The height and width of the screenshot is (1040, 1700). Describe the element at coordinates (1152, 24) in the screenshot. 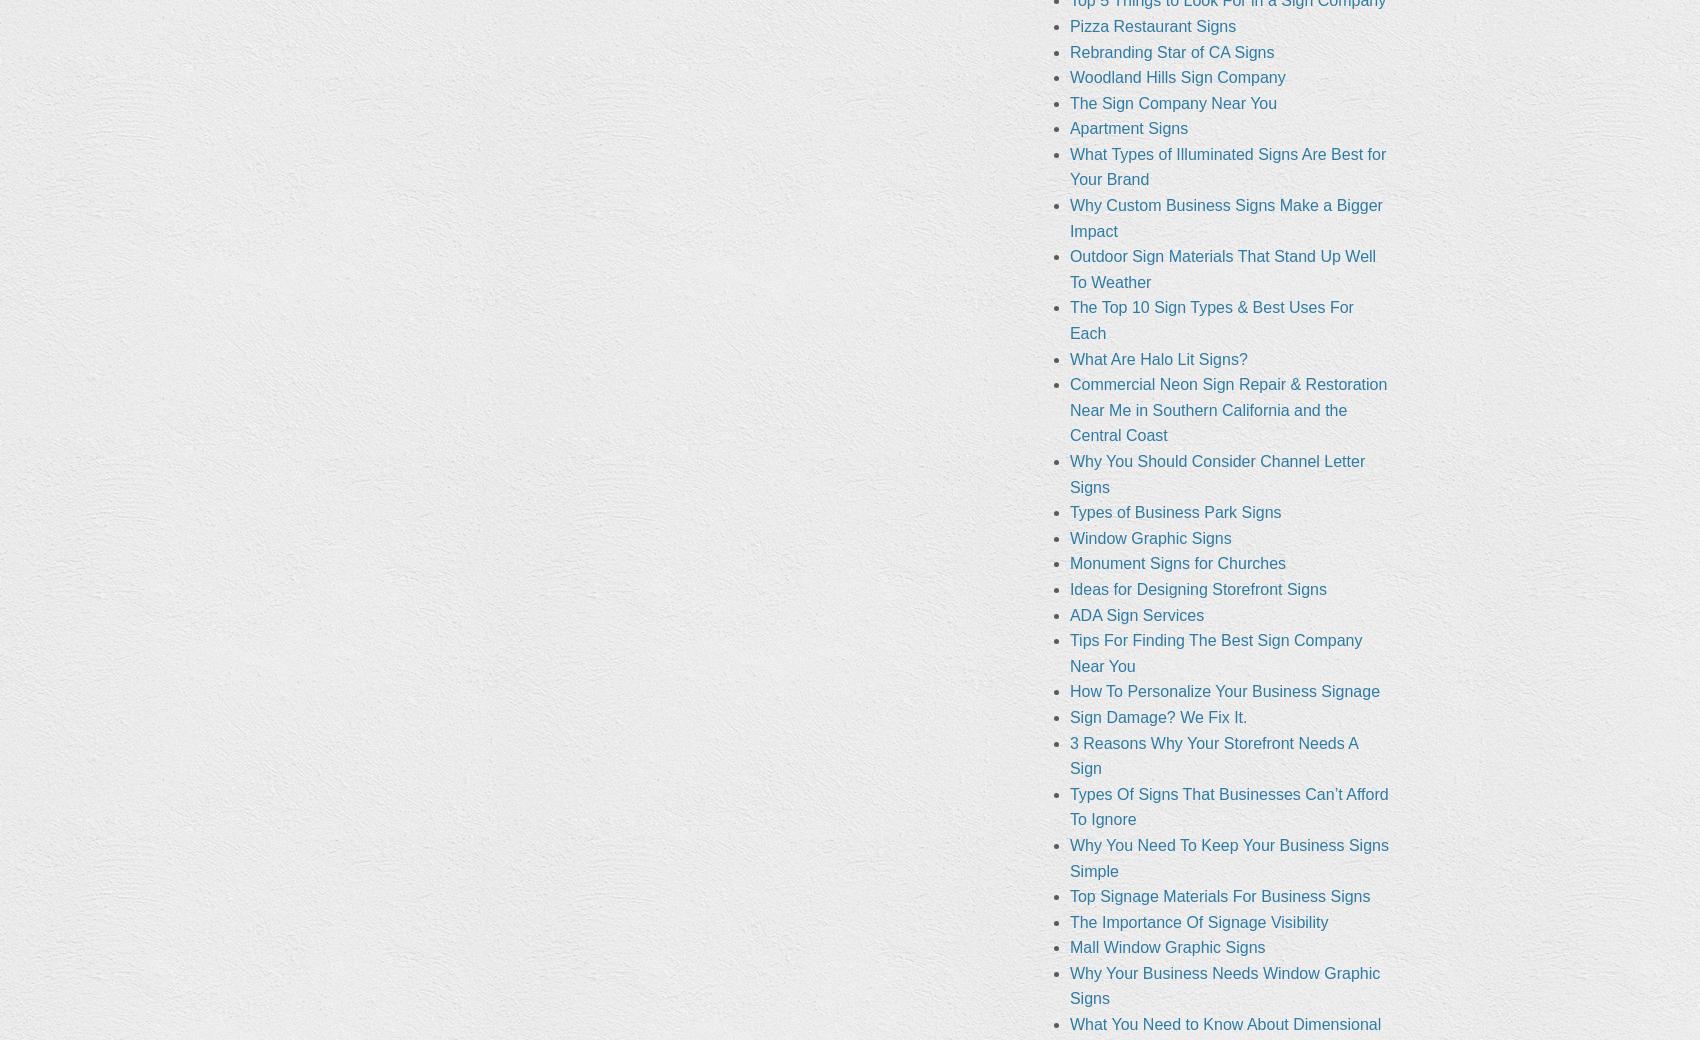

I see `'Pizza Restaurant Signs'` at that location.